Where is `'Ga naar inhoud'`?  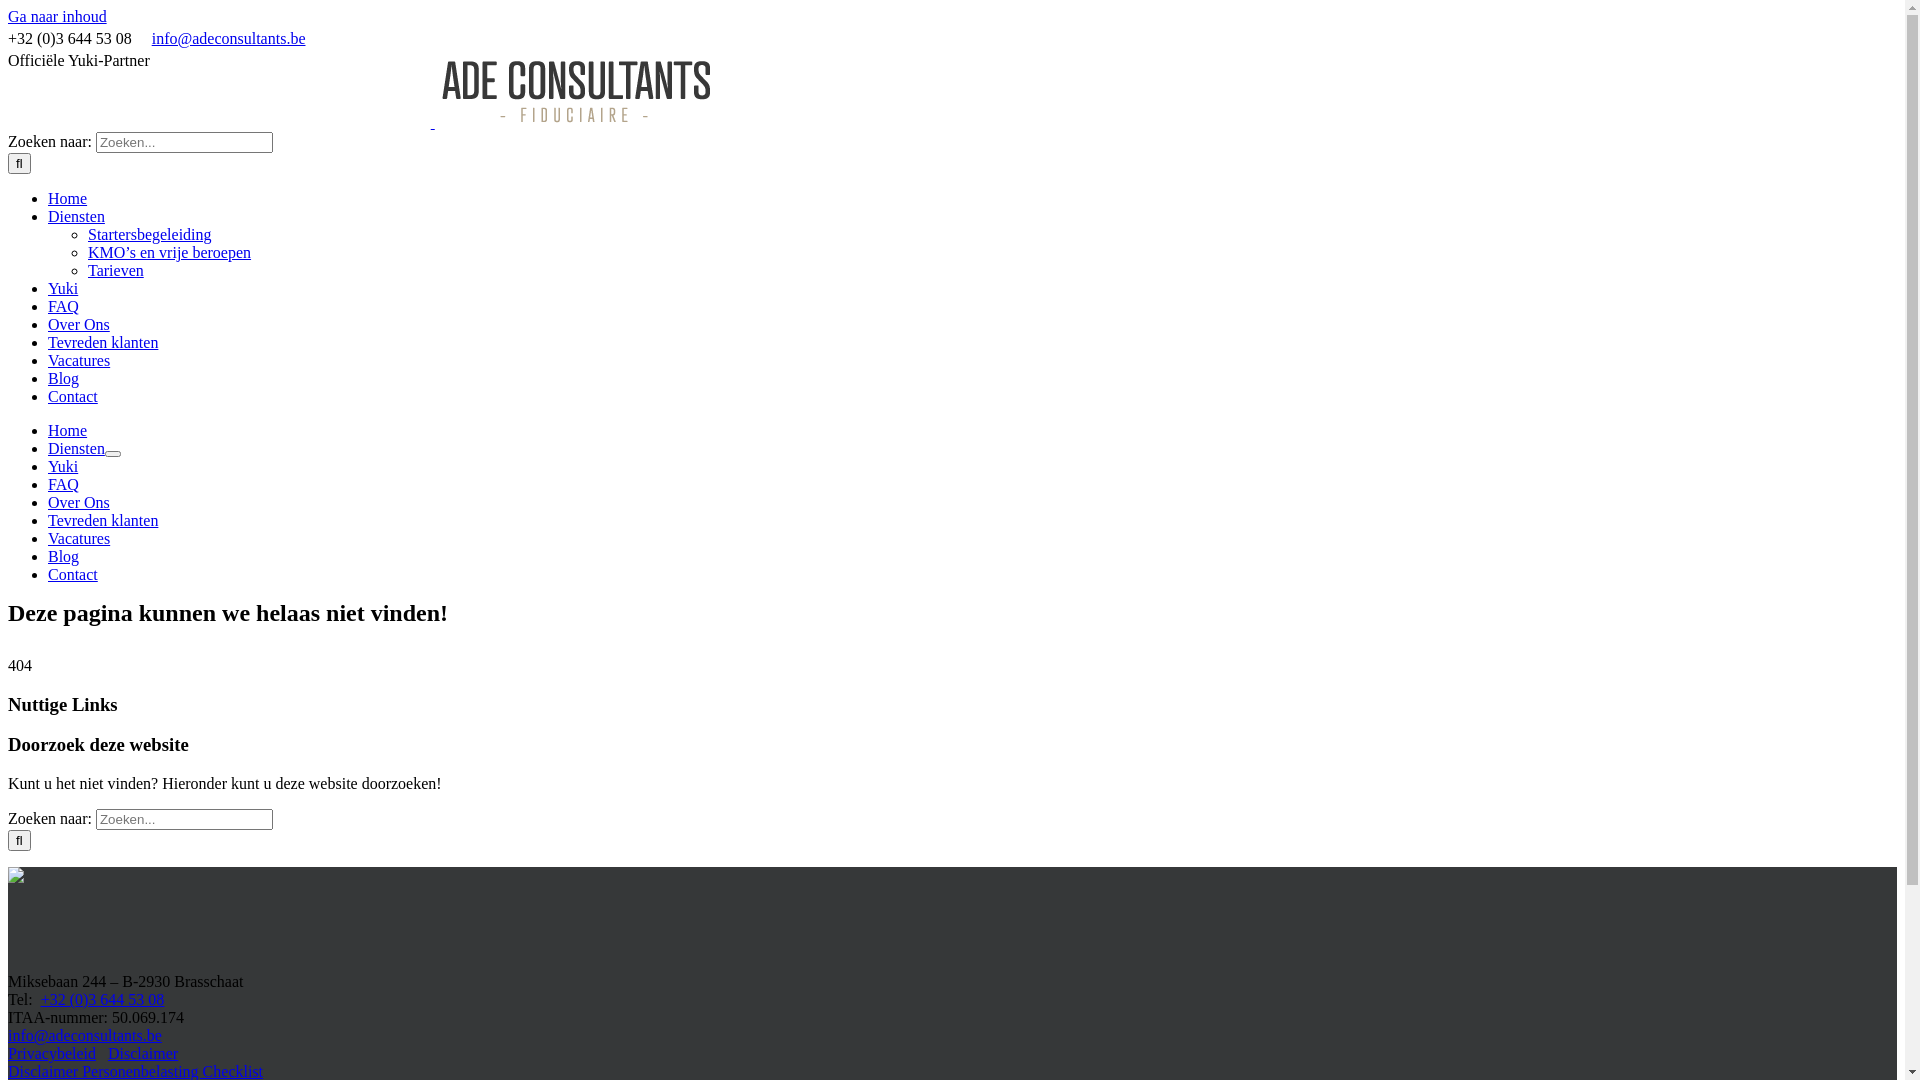 'Ga naar inhoud' is located at coordinates (57, 16).